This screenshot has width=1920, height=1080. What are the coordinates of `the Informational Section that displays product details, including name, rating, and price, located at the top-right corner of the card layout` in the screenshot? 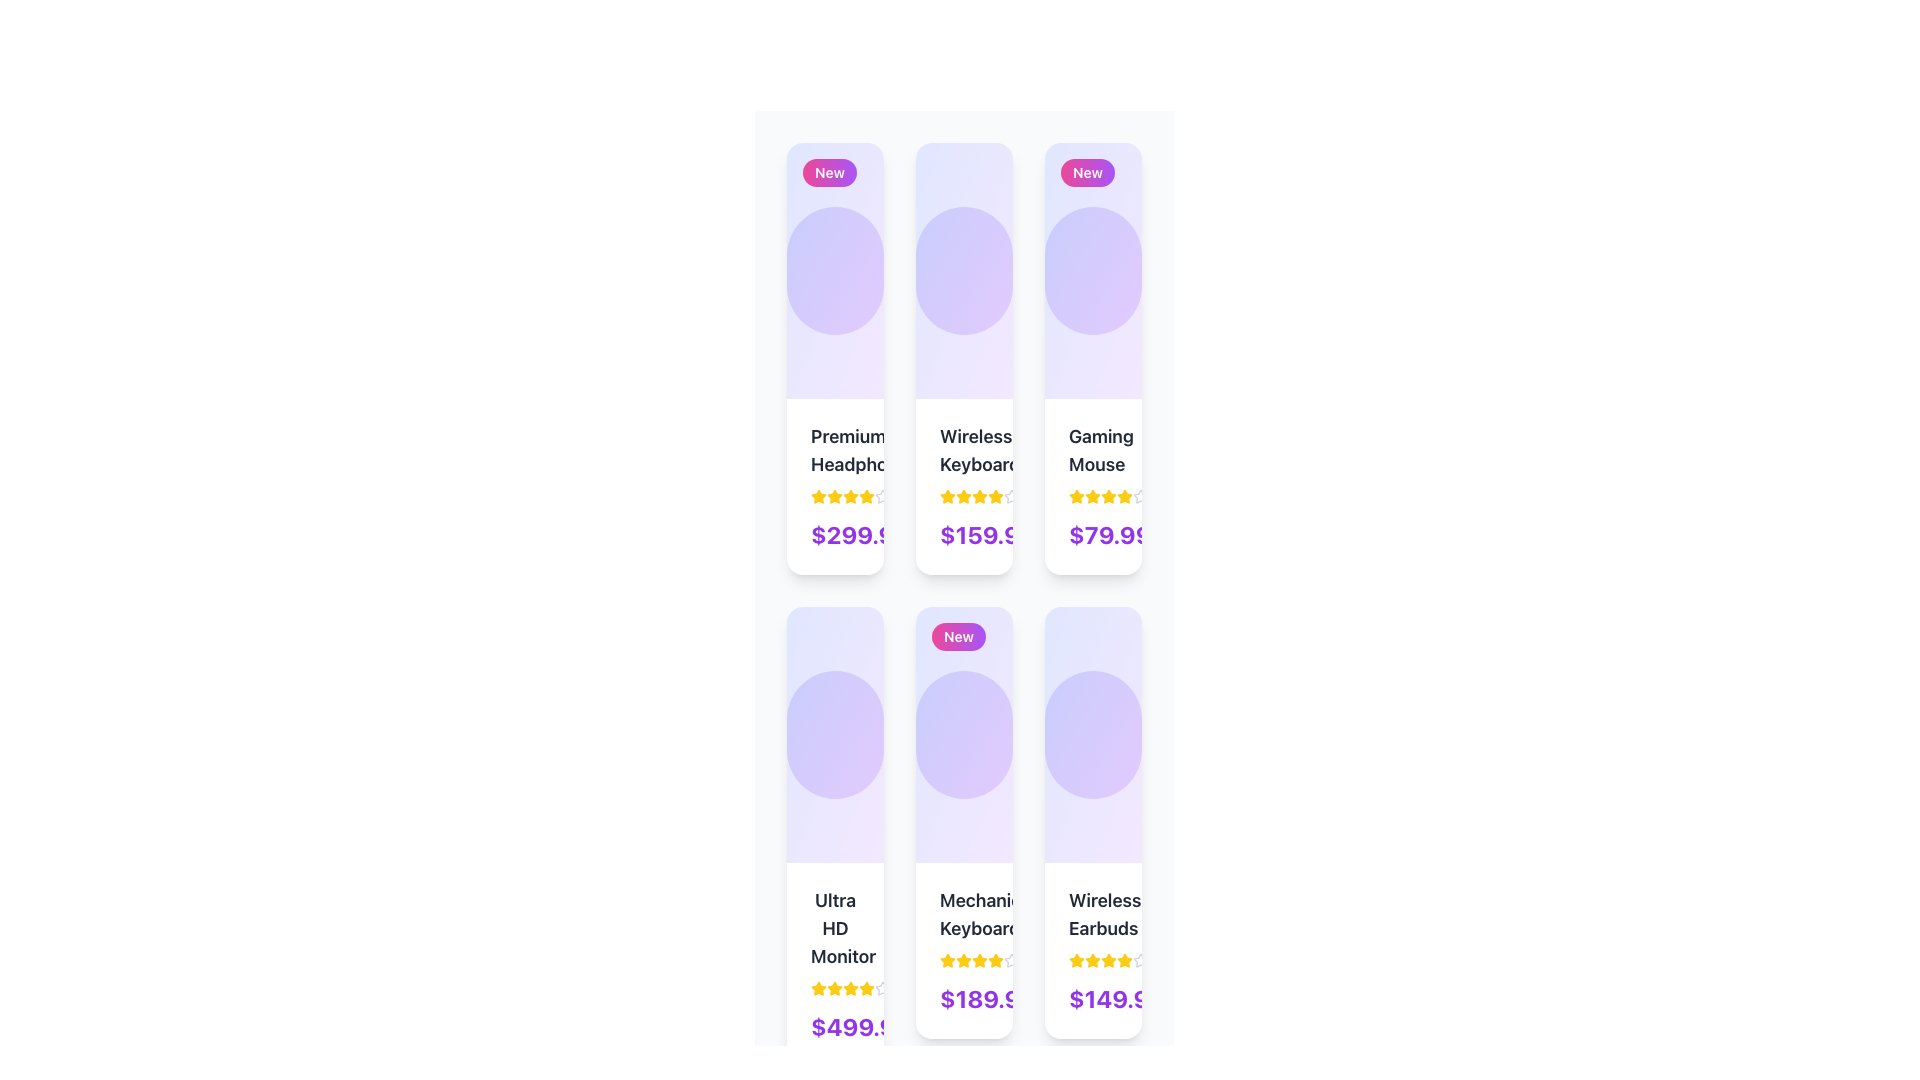 It's located at (1092, 486).